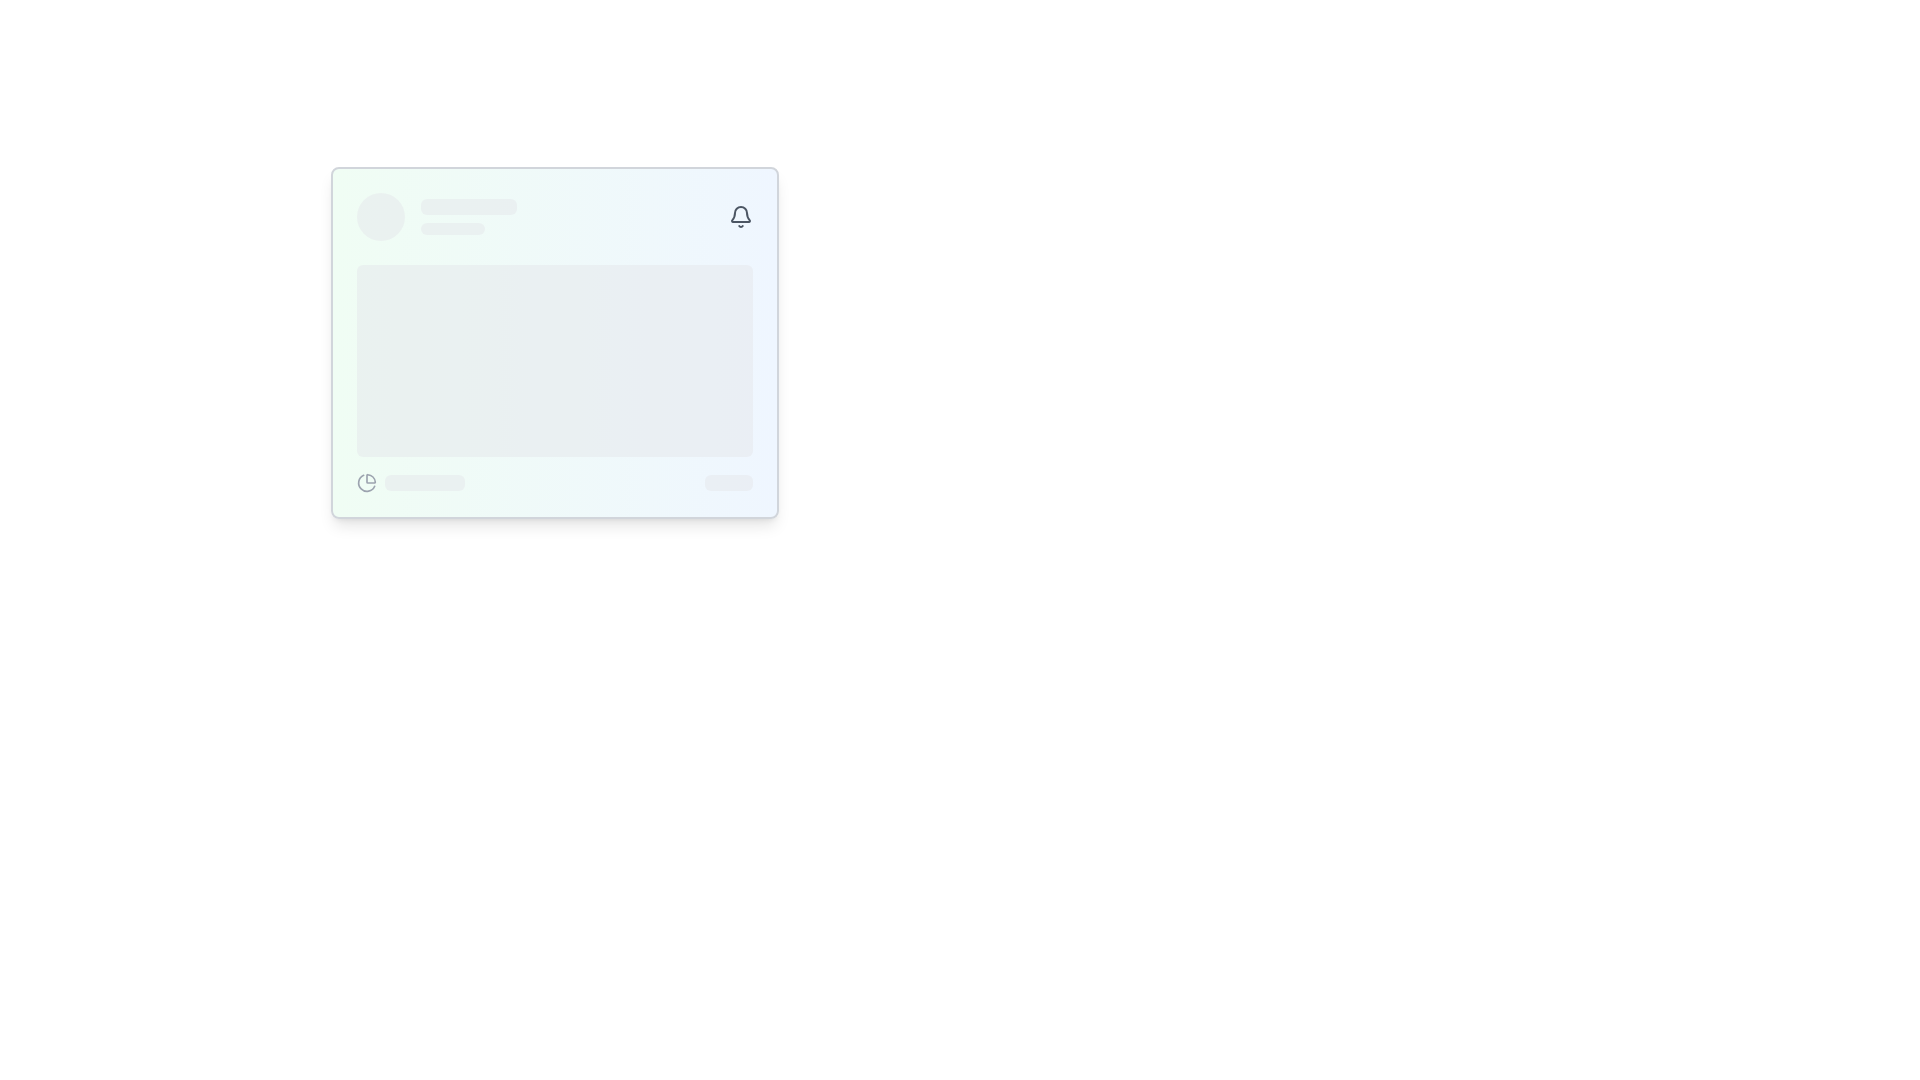  Describe the element at coordinates (739, 216) in the screenshot. I see `the bell-shaped interactive icon in the top-right corner of the header to change its color from gray to blue` at that location.